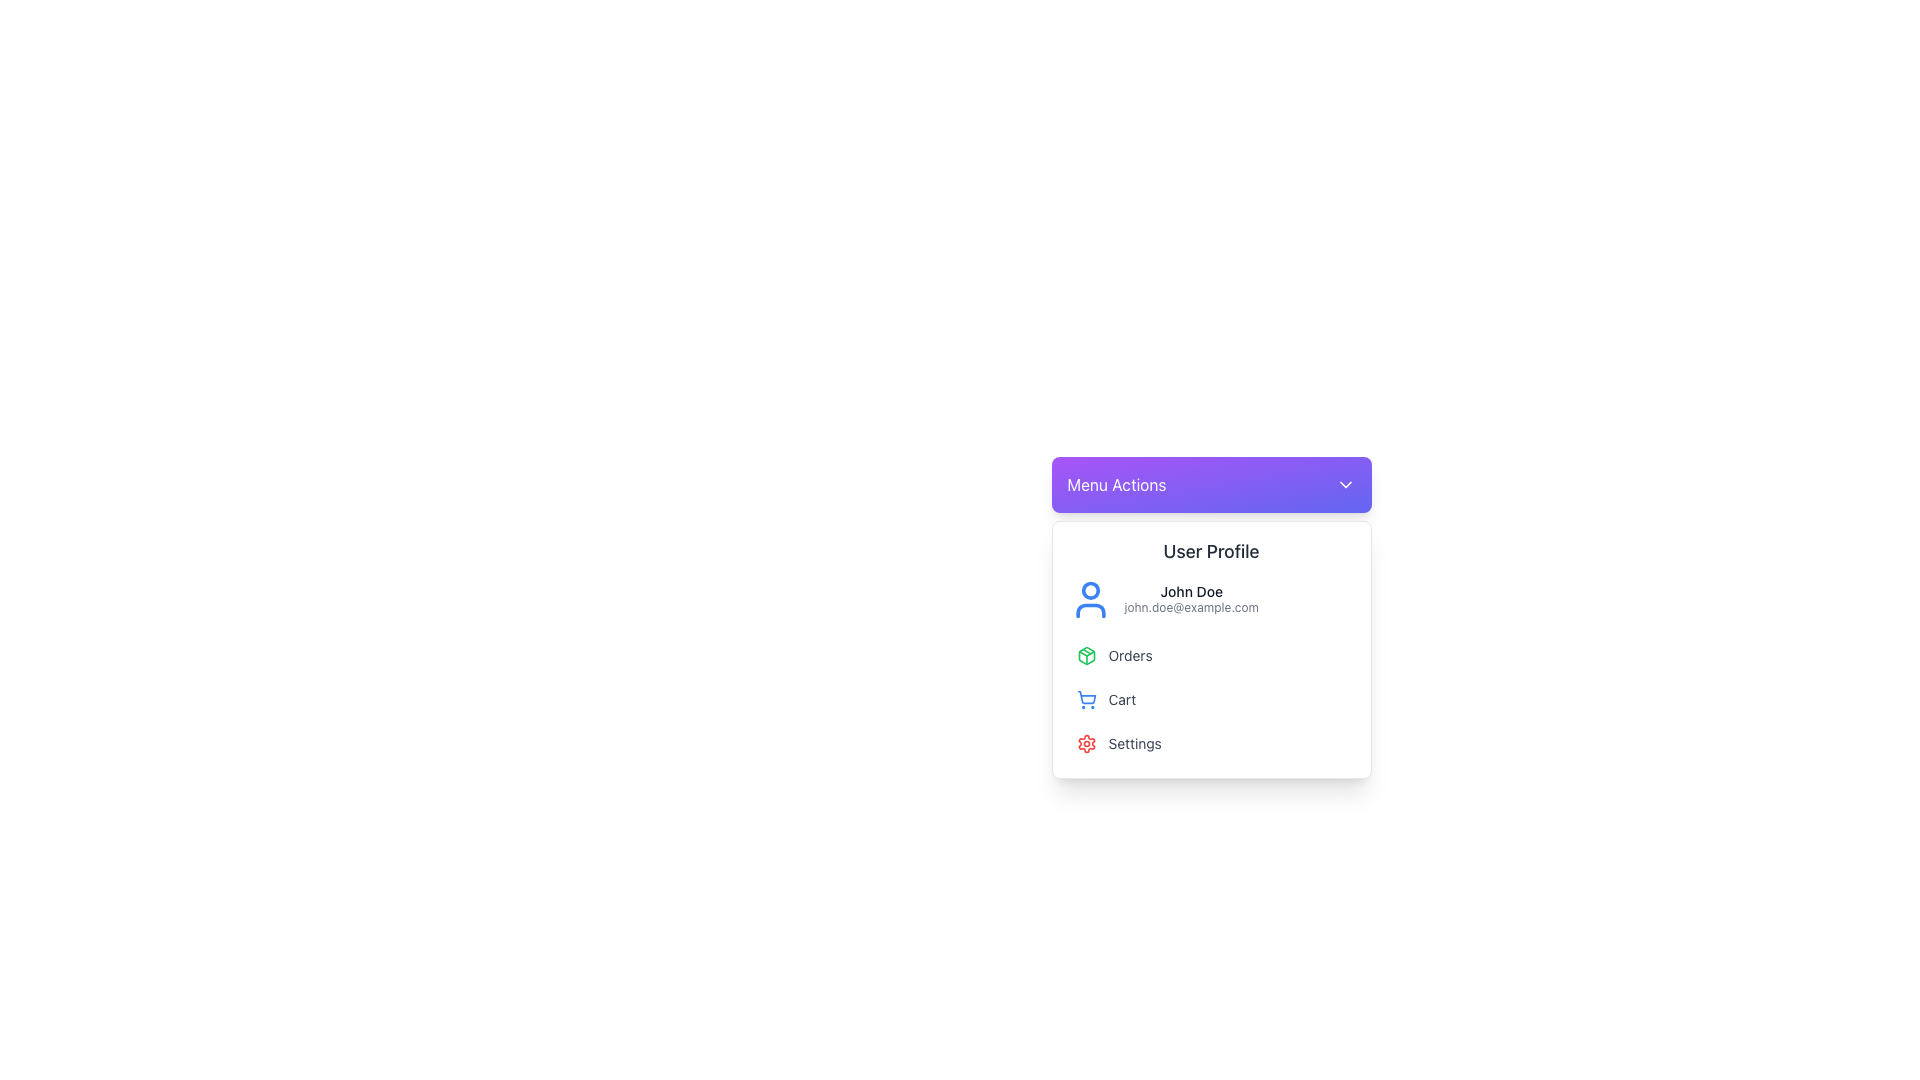  Describe the element at coordinates (1122, 698) in the screenshot. I see `the 'Cart' text label located in the dropdown menu, which is positioned below the 'Orders' section and above the 'Settings' section, aligned with a blue shopping cart icon` at that location.